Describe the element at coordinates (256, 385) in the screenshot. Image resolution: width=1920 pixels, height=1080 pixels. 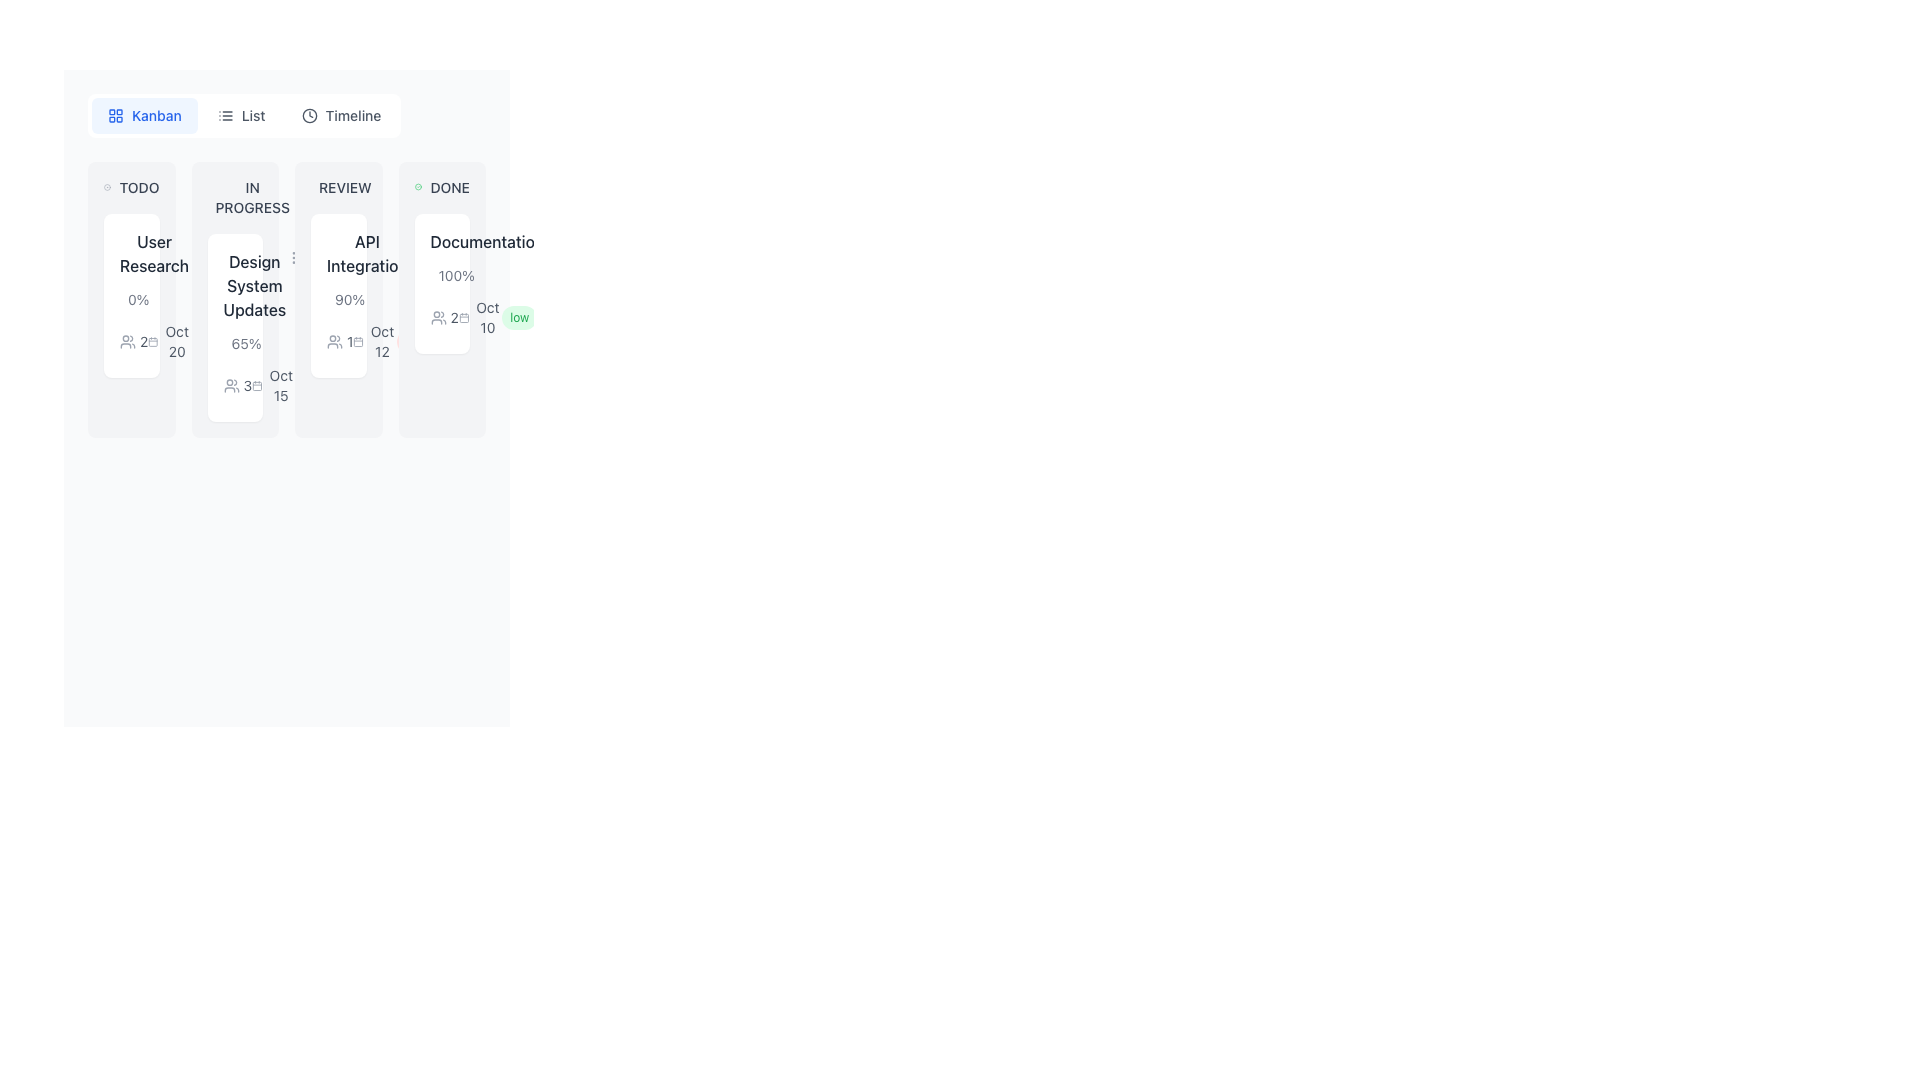
I see `the small grayish calendar icon located` at that location.